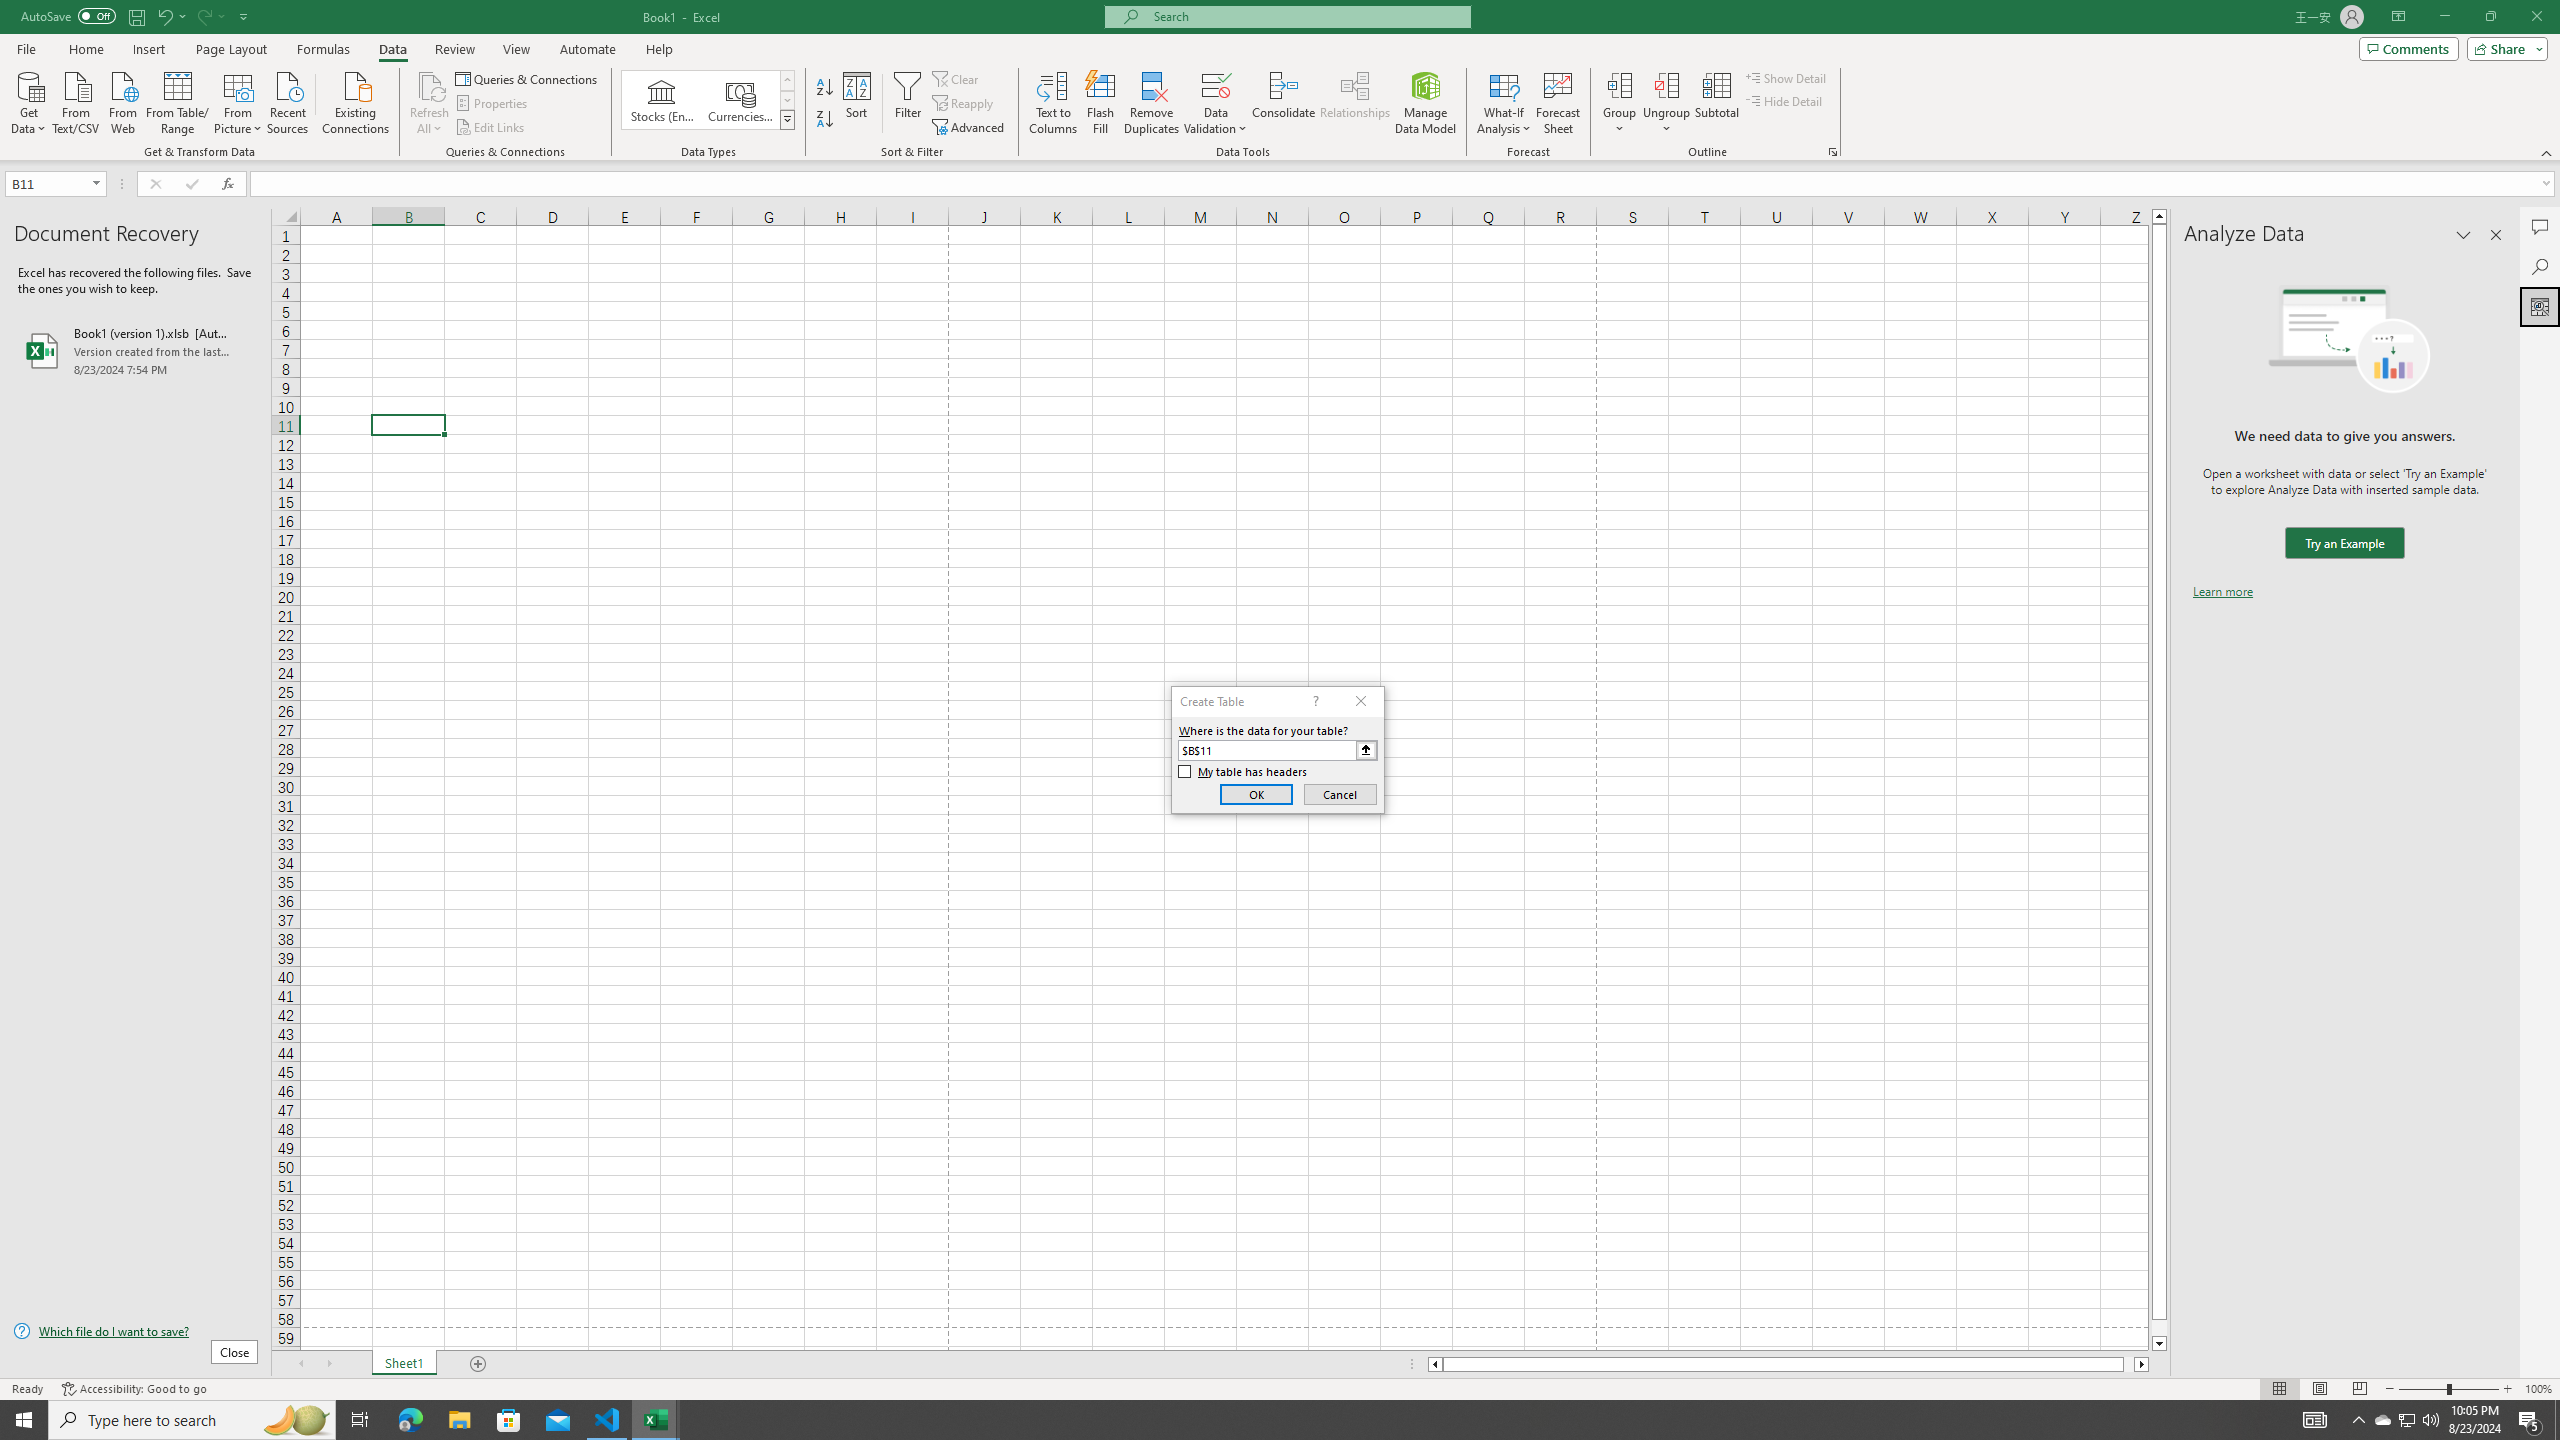 The image size is (2560, 1440). I want to click on 'Consolidate...', so click(1283, 103).